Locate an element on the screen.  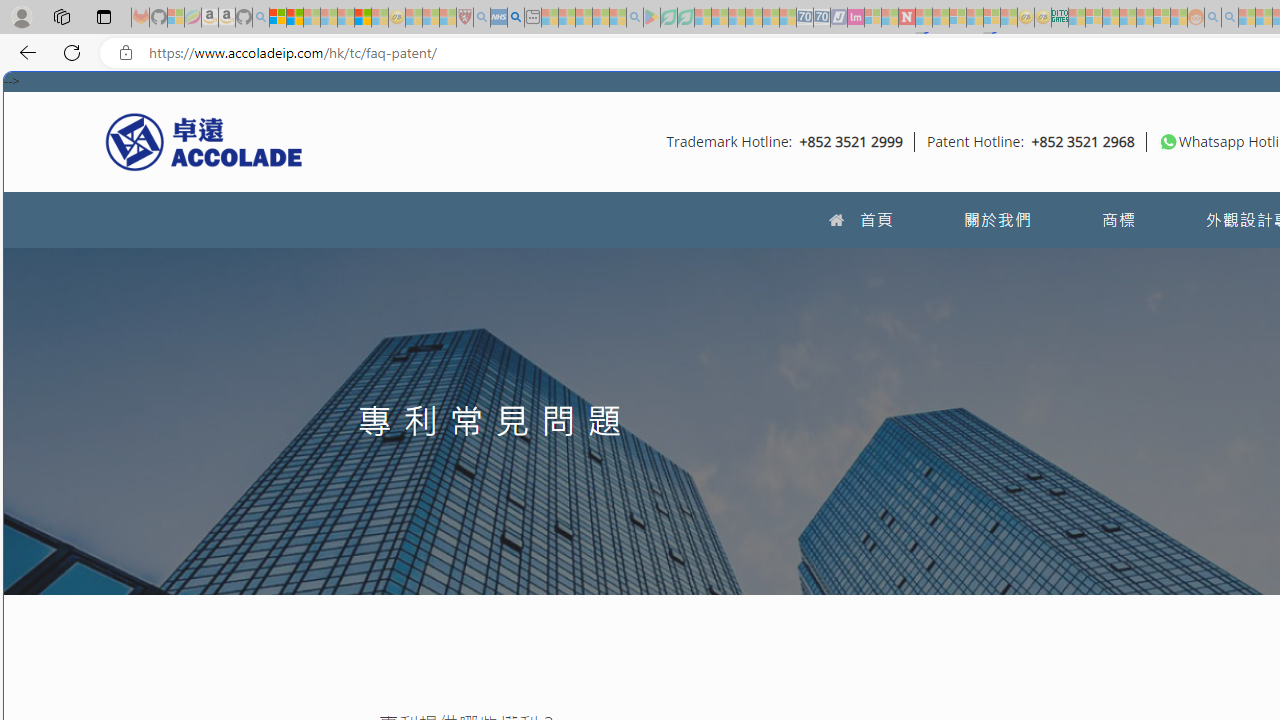
'MSNBC - MSN - Sleeping' is located at coordinates (1076, 17).